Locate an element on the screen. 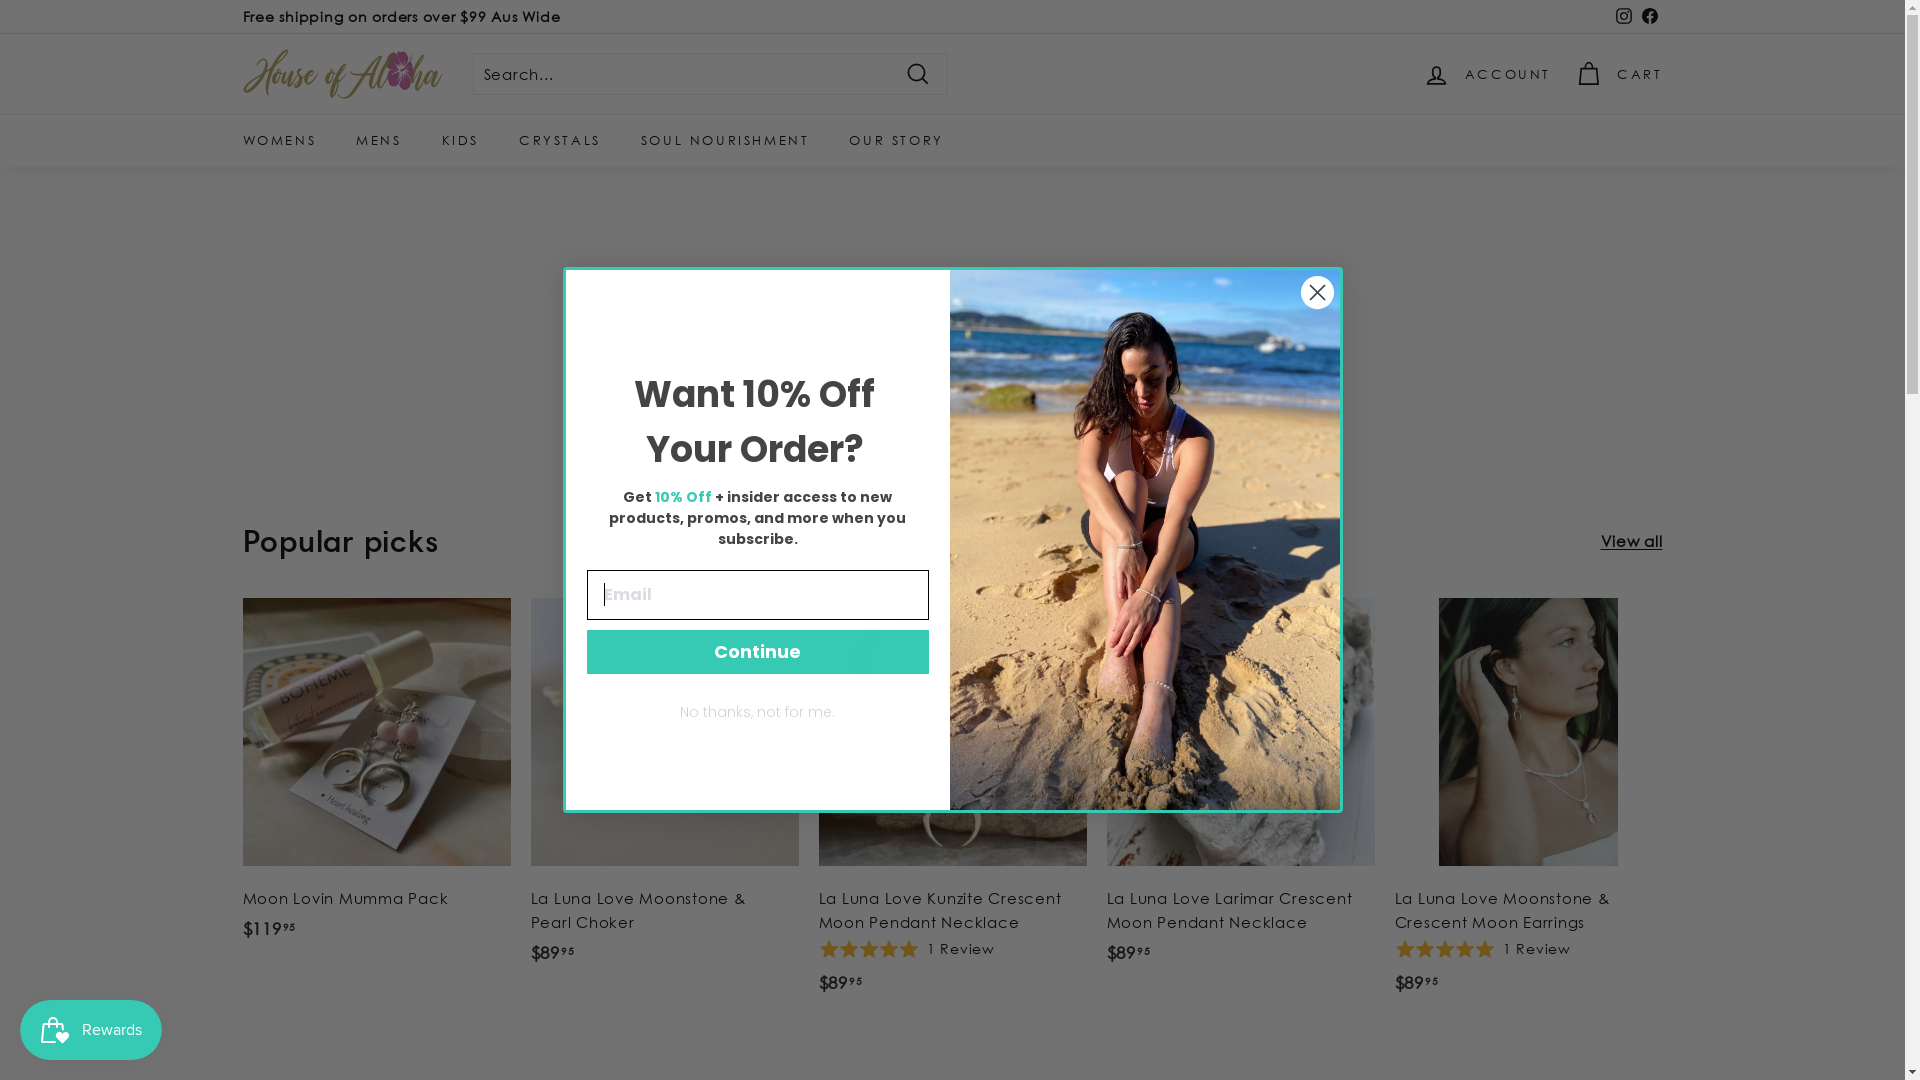  'KIDS' is located at coordinates (459, 139).